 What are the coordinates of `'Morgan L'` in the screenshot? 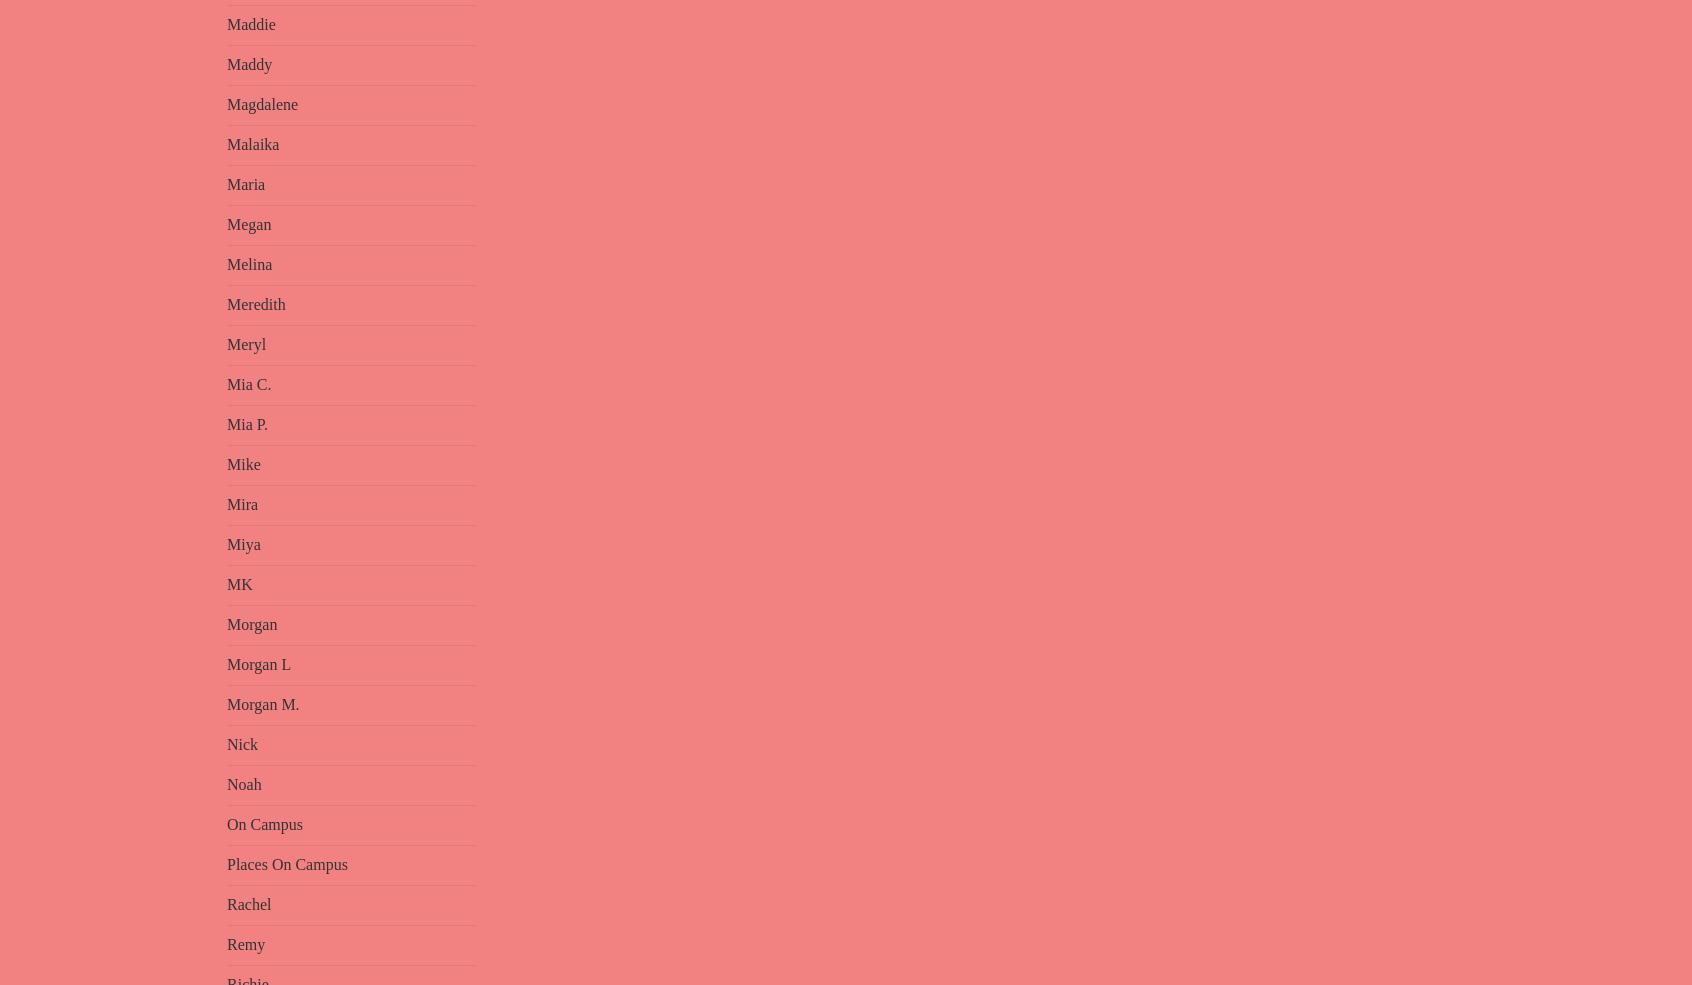 It's located at (227, 663).